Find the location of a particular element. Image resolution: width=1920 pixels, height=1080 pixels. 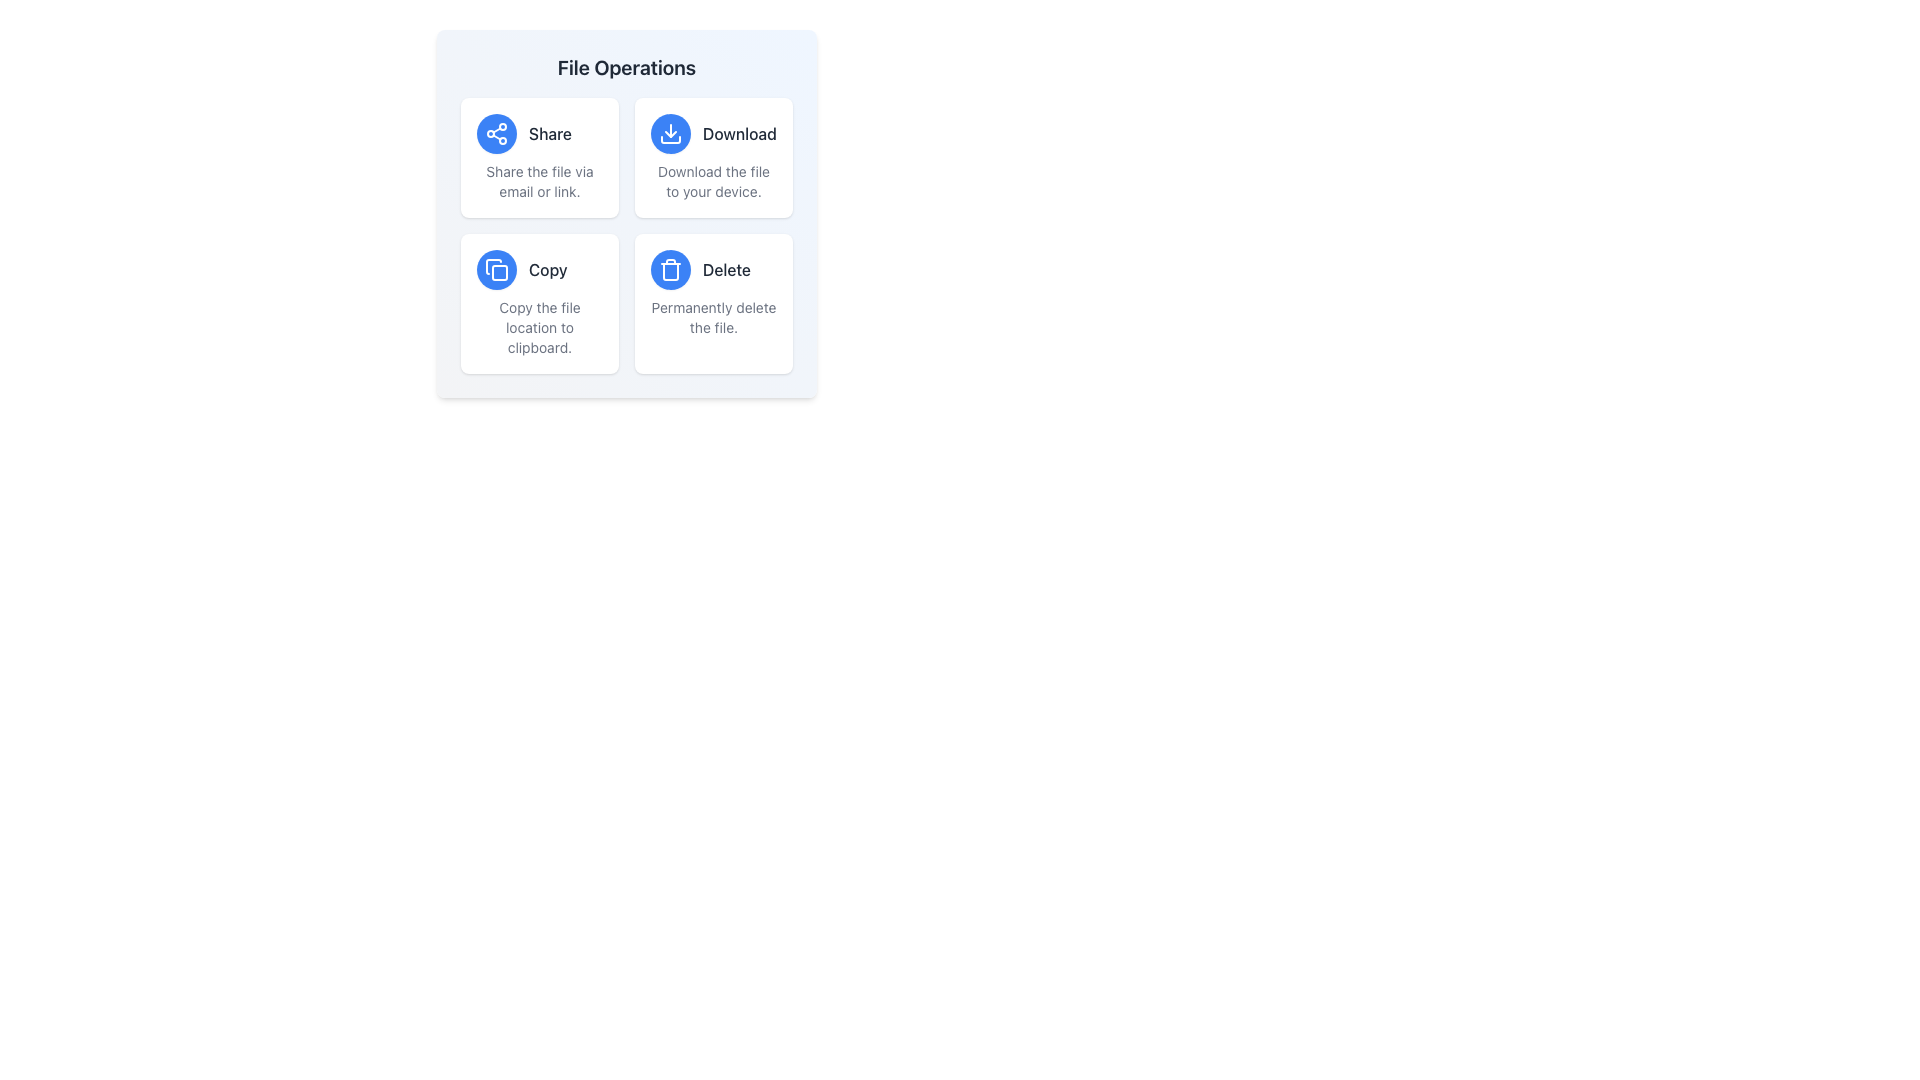

the text label that reads 'Share the file via email or link.' positioned below the 'Share' button in the upper-left quadrant of the interface is located at coordinates (539, 181).